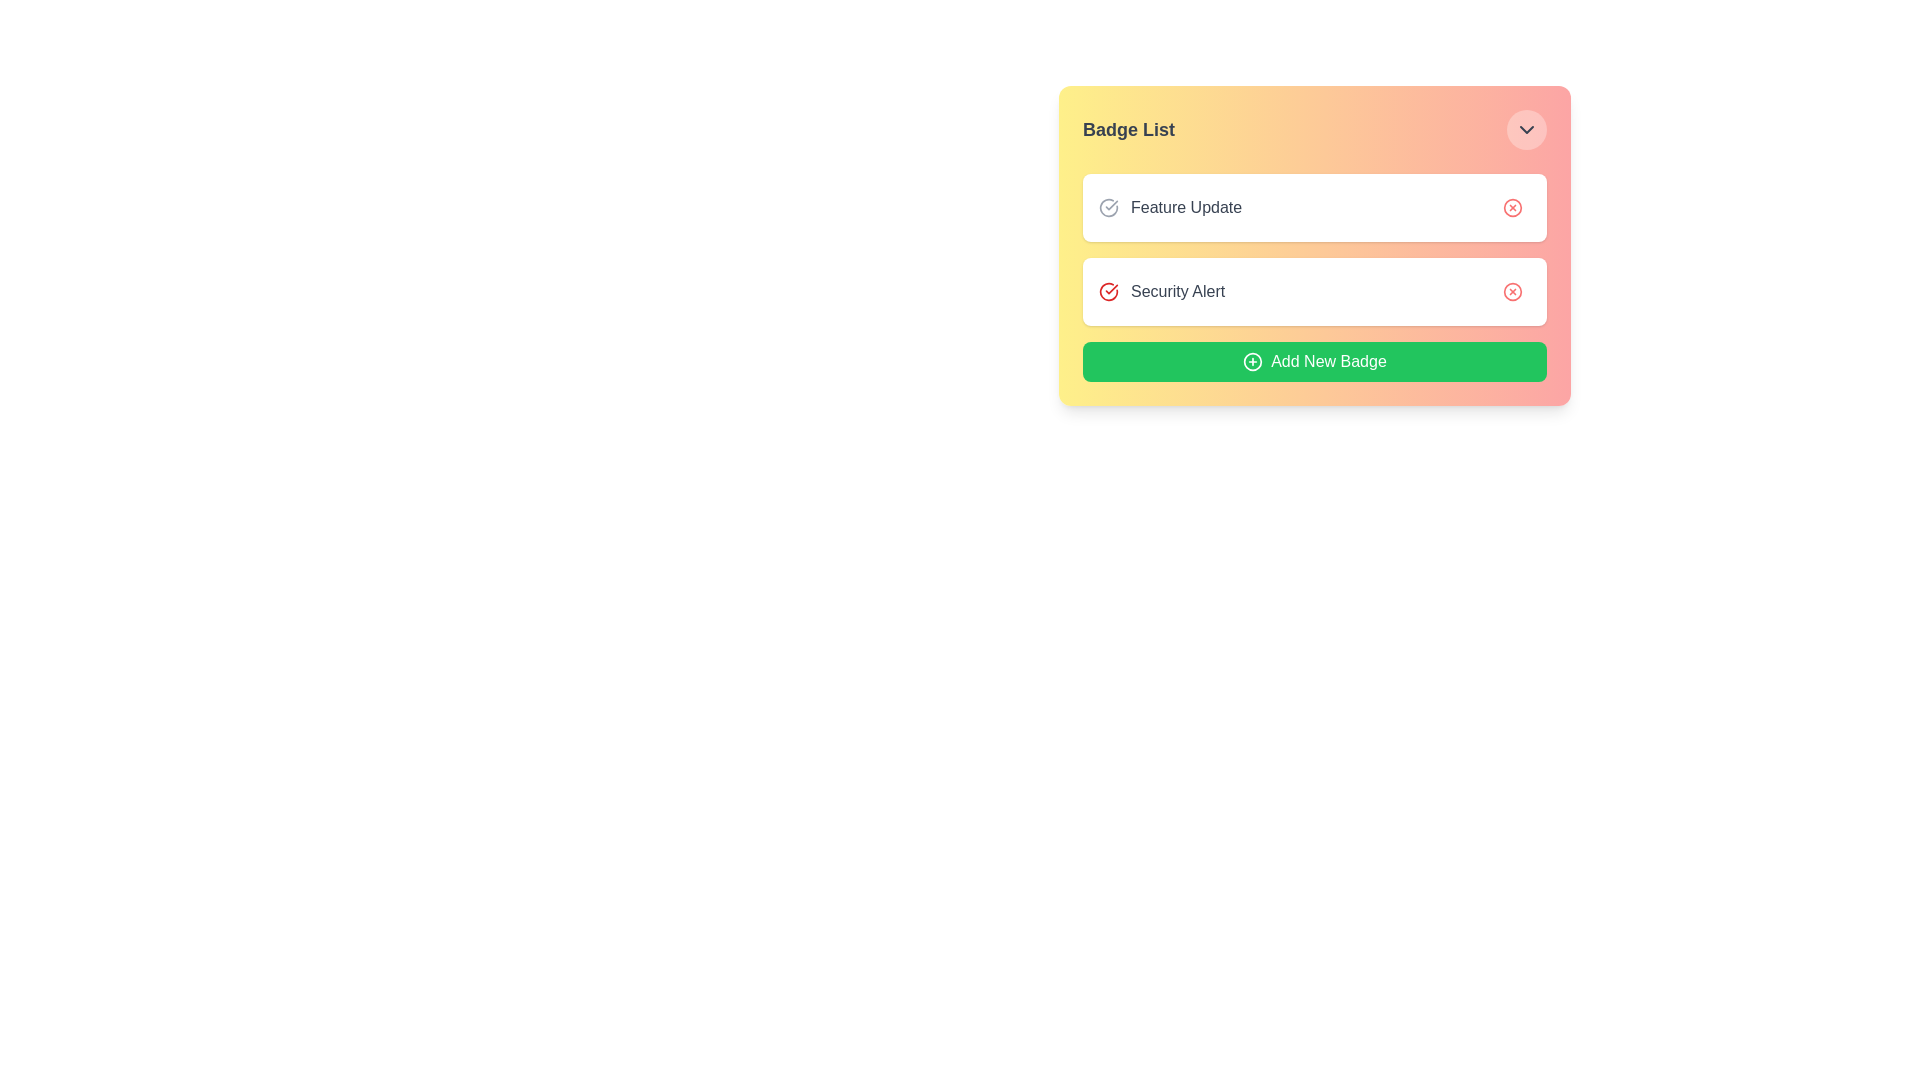  Describe the element at coordinates (1512, 292) in the screenshot. I see `the button within the 'Security Alert' card` at that location.